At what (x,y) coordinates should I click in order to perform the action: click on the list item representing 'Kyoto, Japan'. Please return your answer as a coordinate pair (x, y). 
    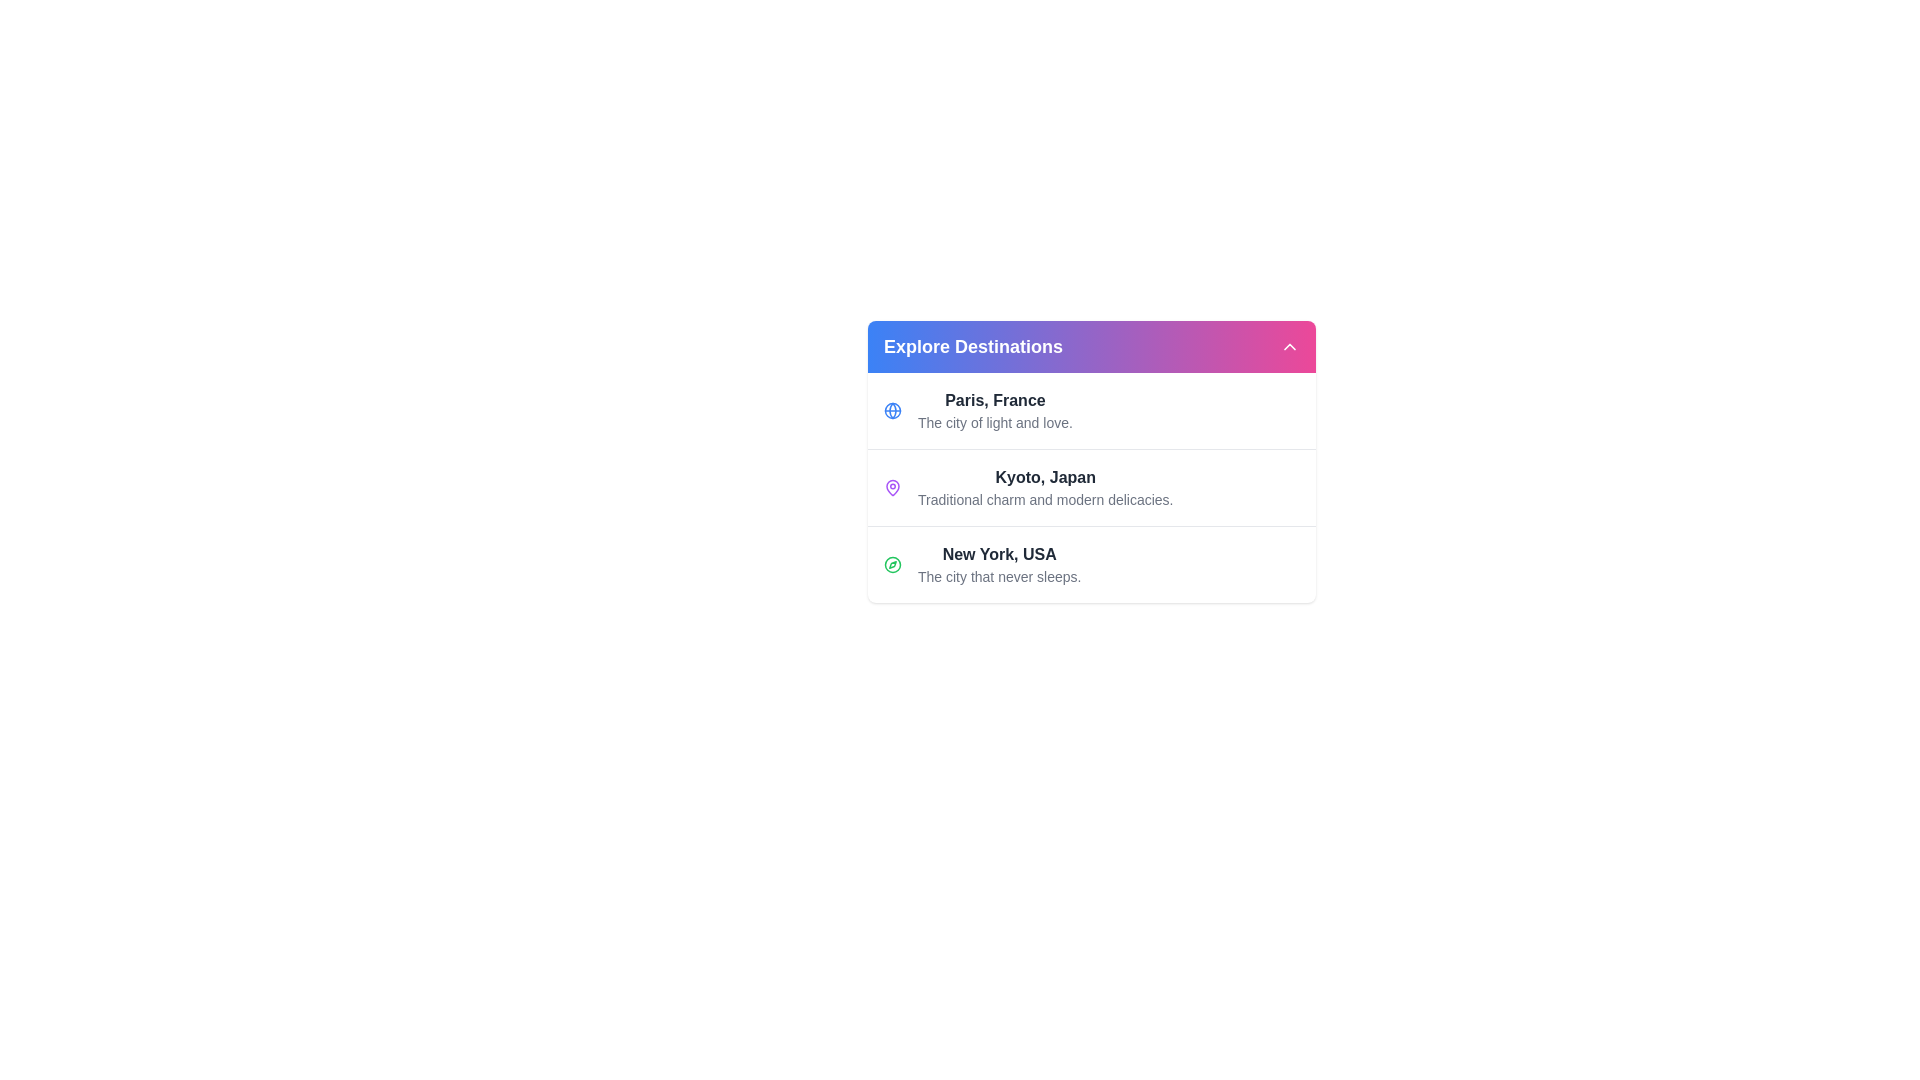
    Looking at the image, I should click on (1090, 487).